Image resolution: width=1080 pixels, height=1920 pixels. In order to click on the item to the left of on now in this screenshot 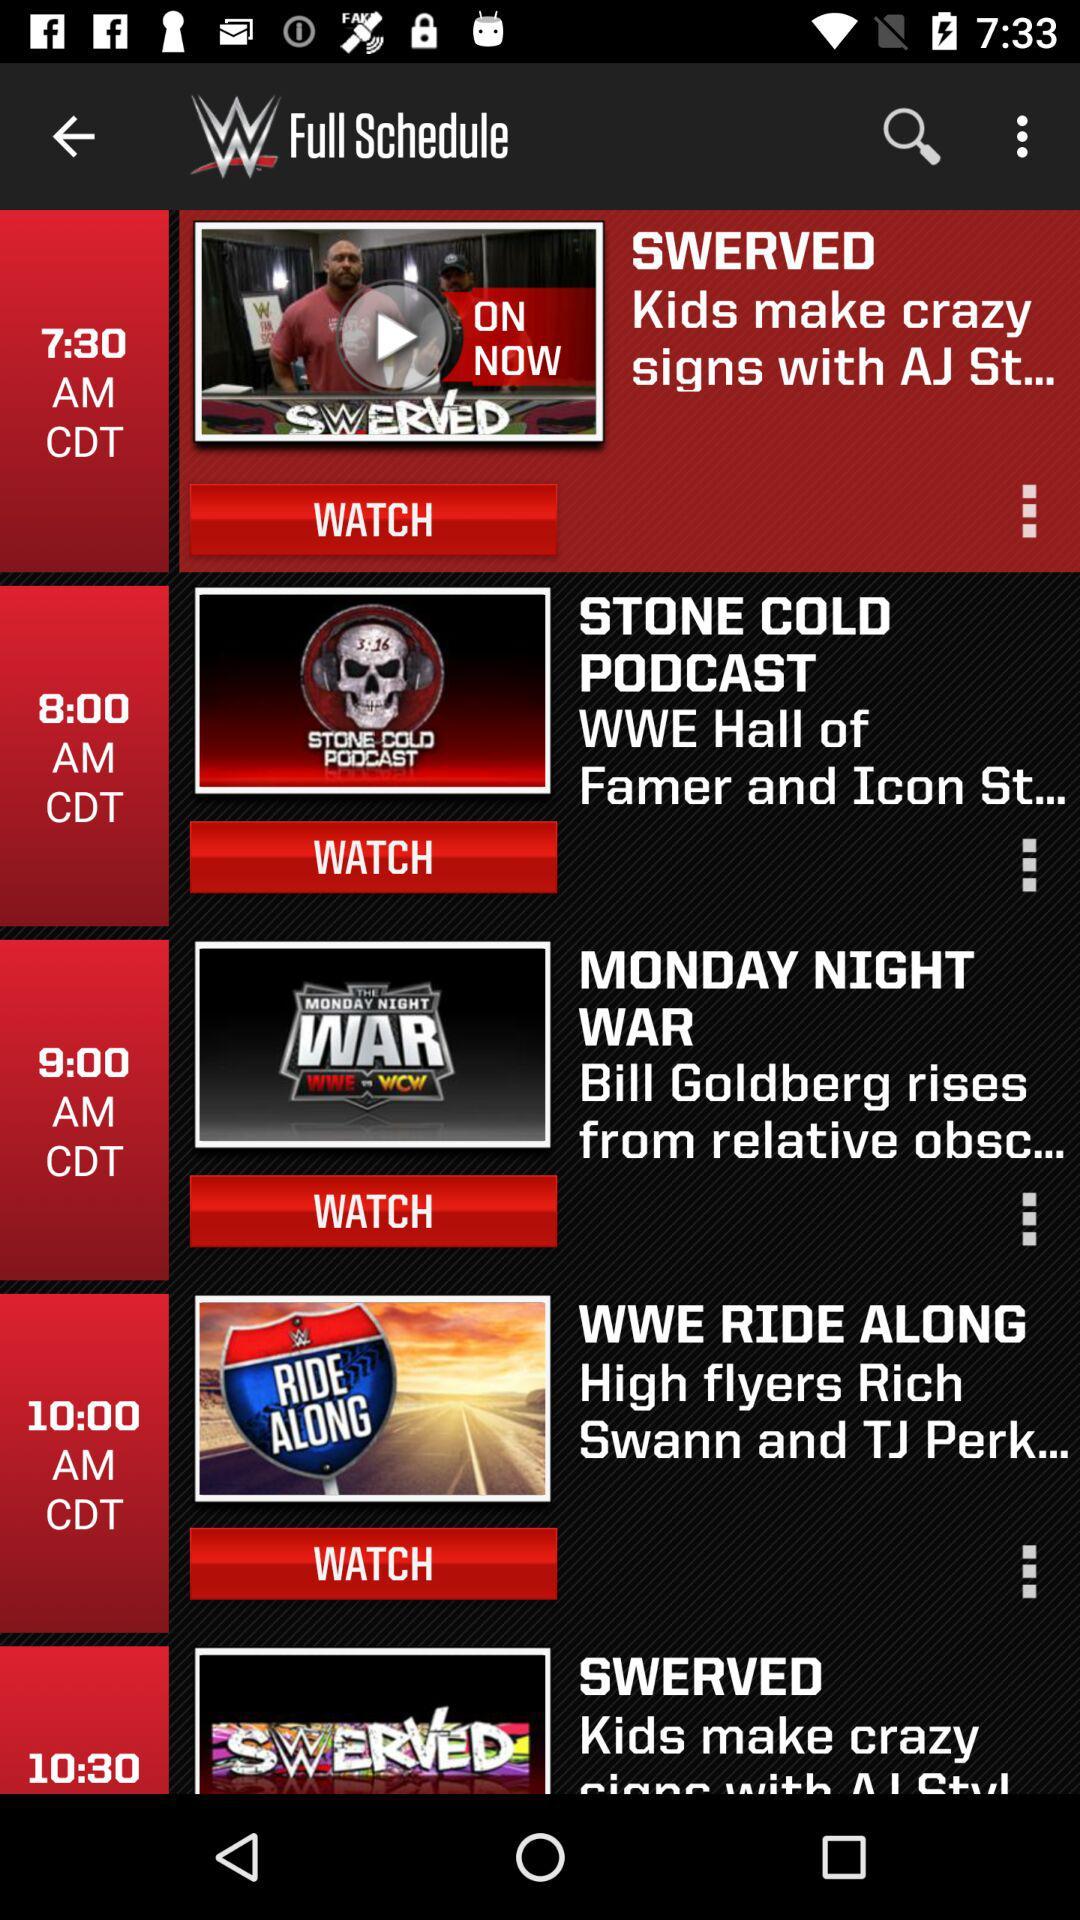, I will do `click(399, 338)`.